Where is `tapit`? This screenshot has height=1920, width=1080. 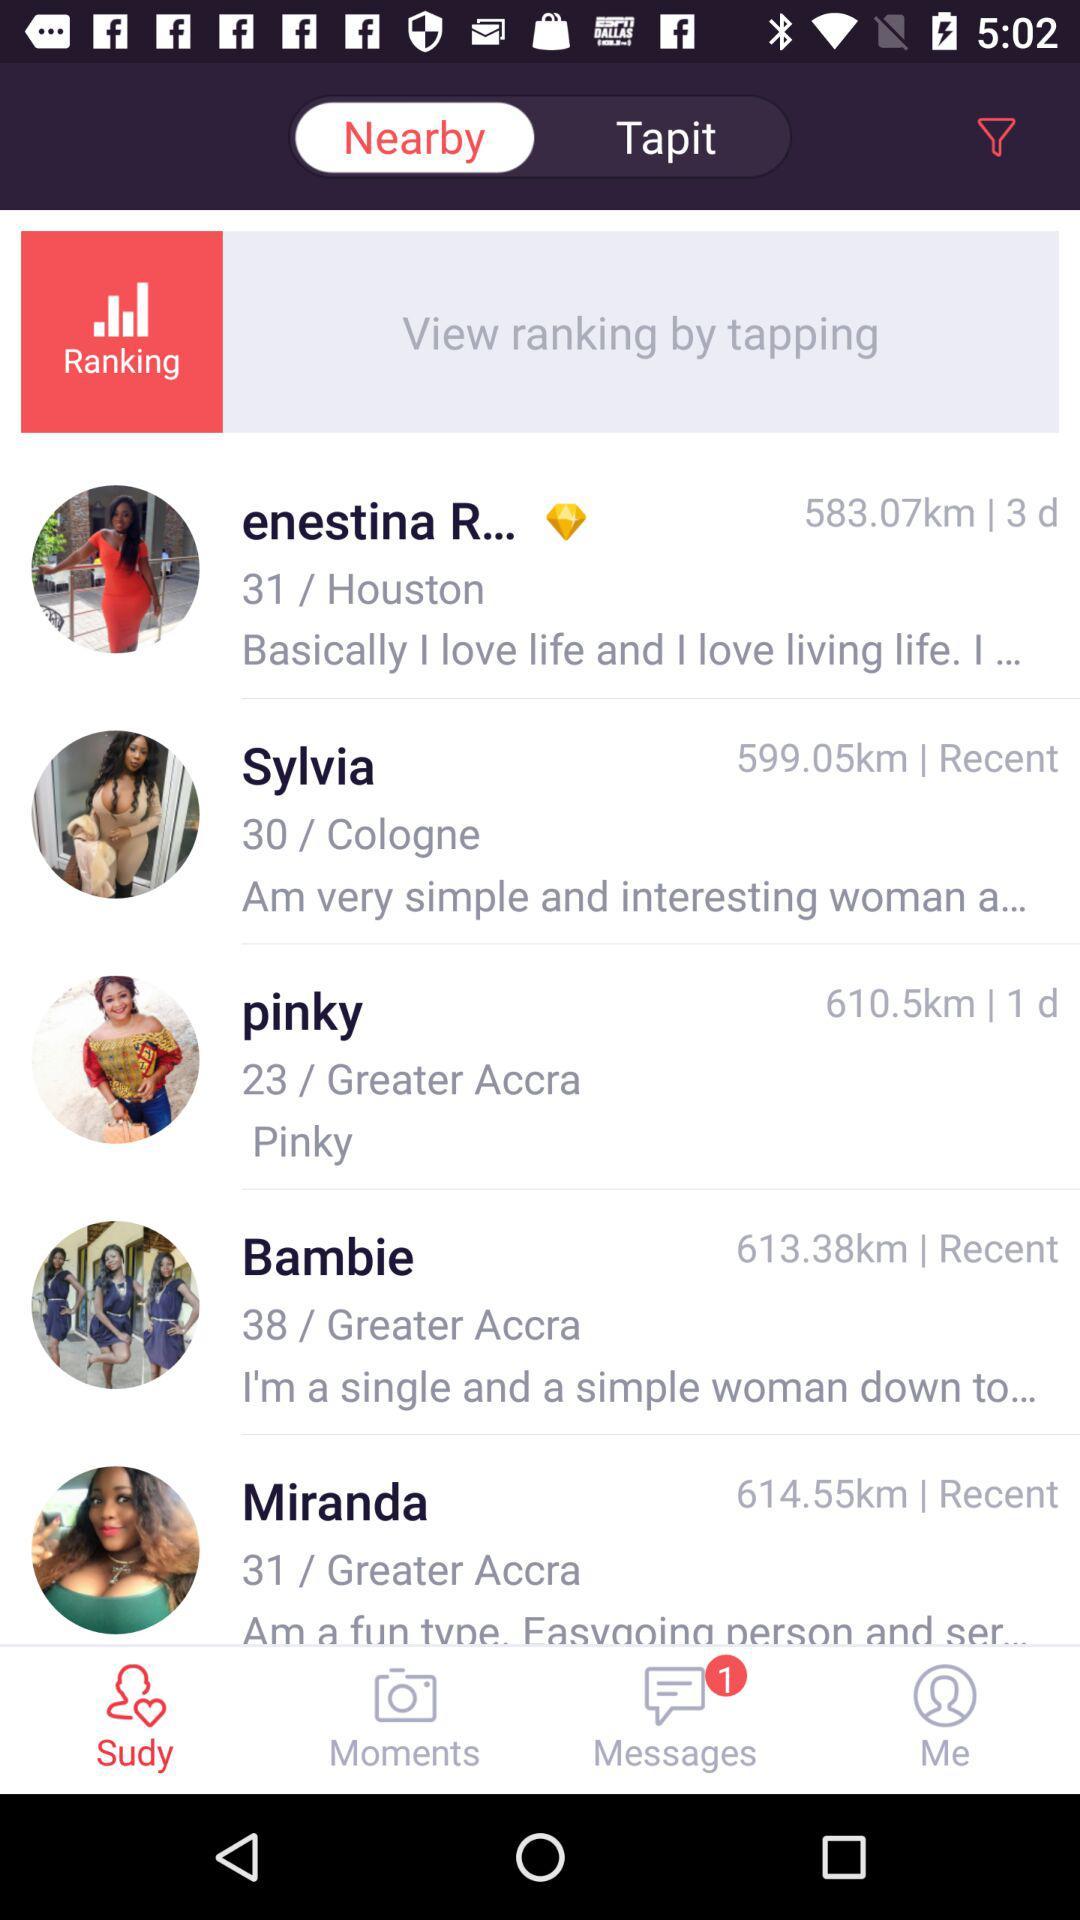
tapit is located at coordinates (666, 135).